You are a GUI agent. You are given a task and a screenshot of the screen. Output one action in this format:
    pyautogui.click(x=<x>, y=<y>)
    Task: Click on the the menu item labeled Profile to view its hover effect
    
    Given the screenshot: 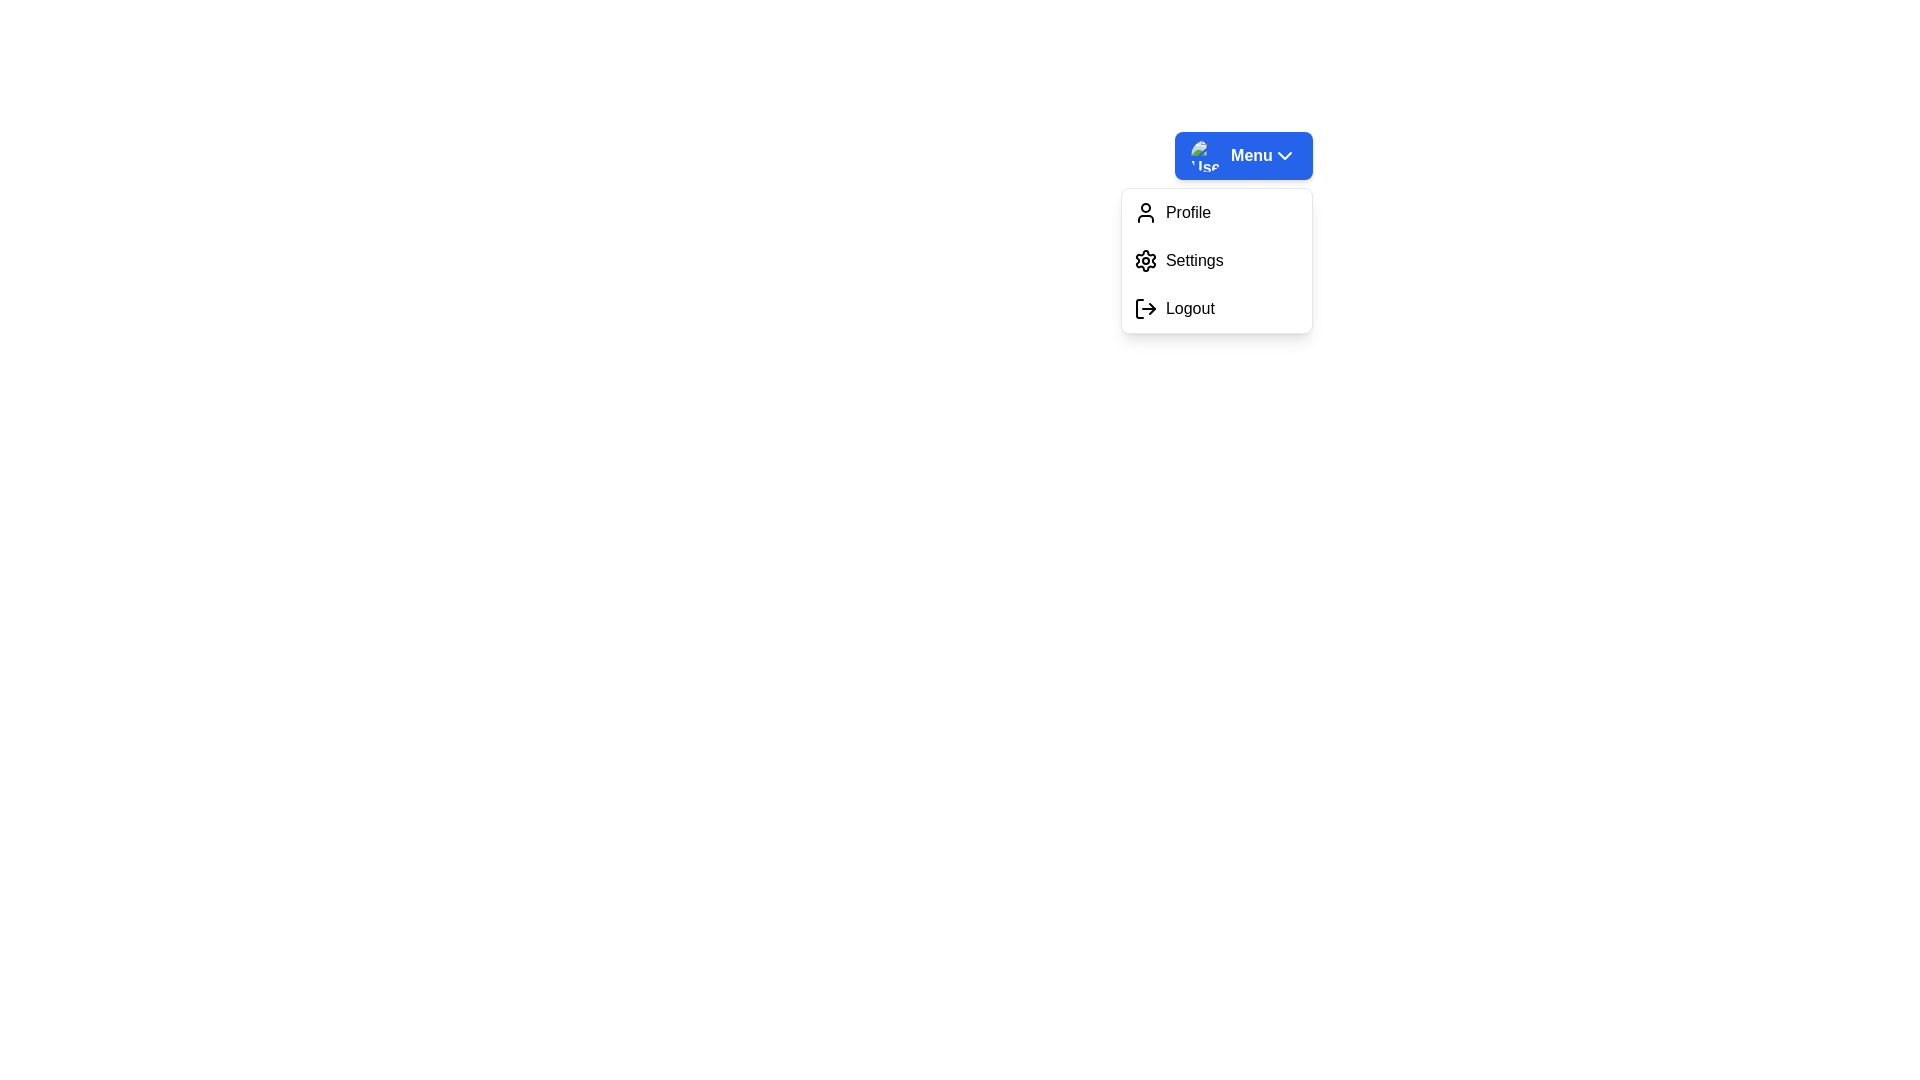 What is the action you would take?
    pyautogui.click(x=1215, y=212)
    